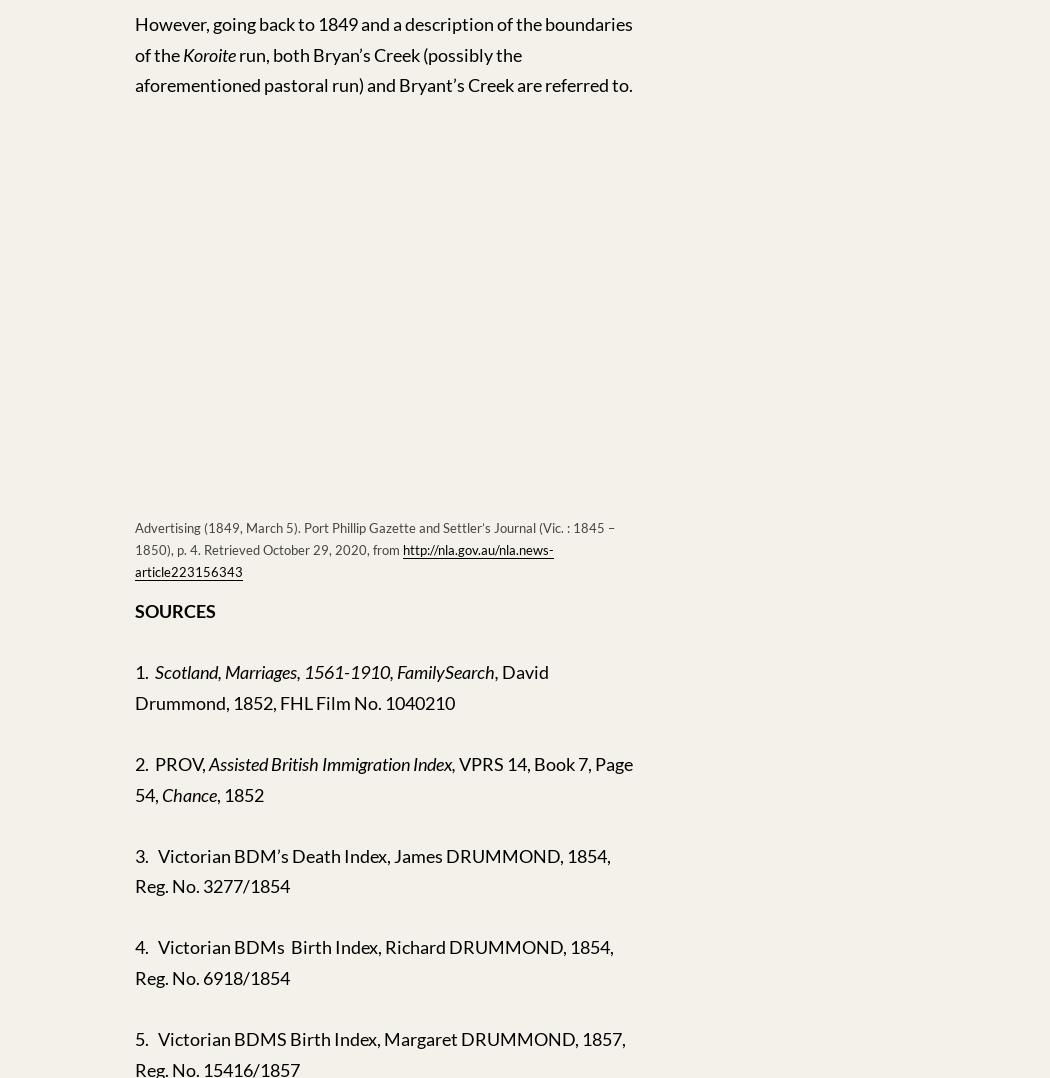 This screenshot has width=1050, height=1078. I want to click on ', 1852', so click(216, 792).